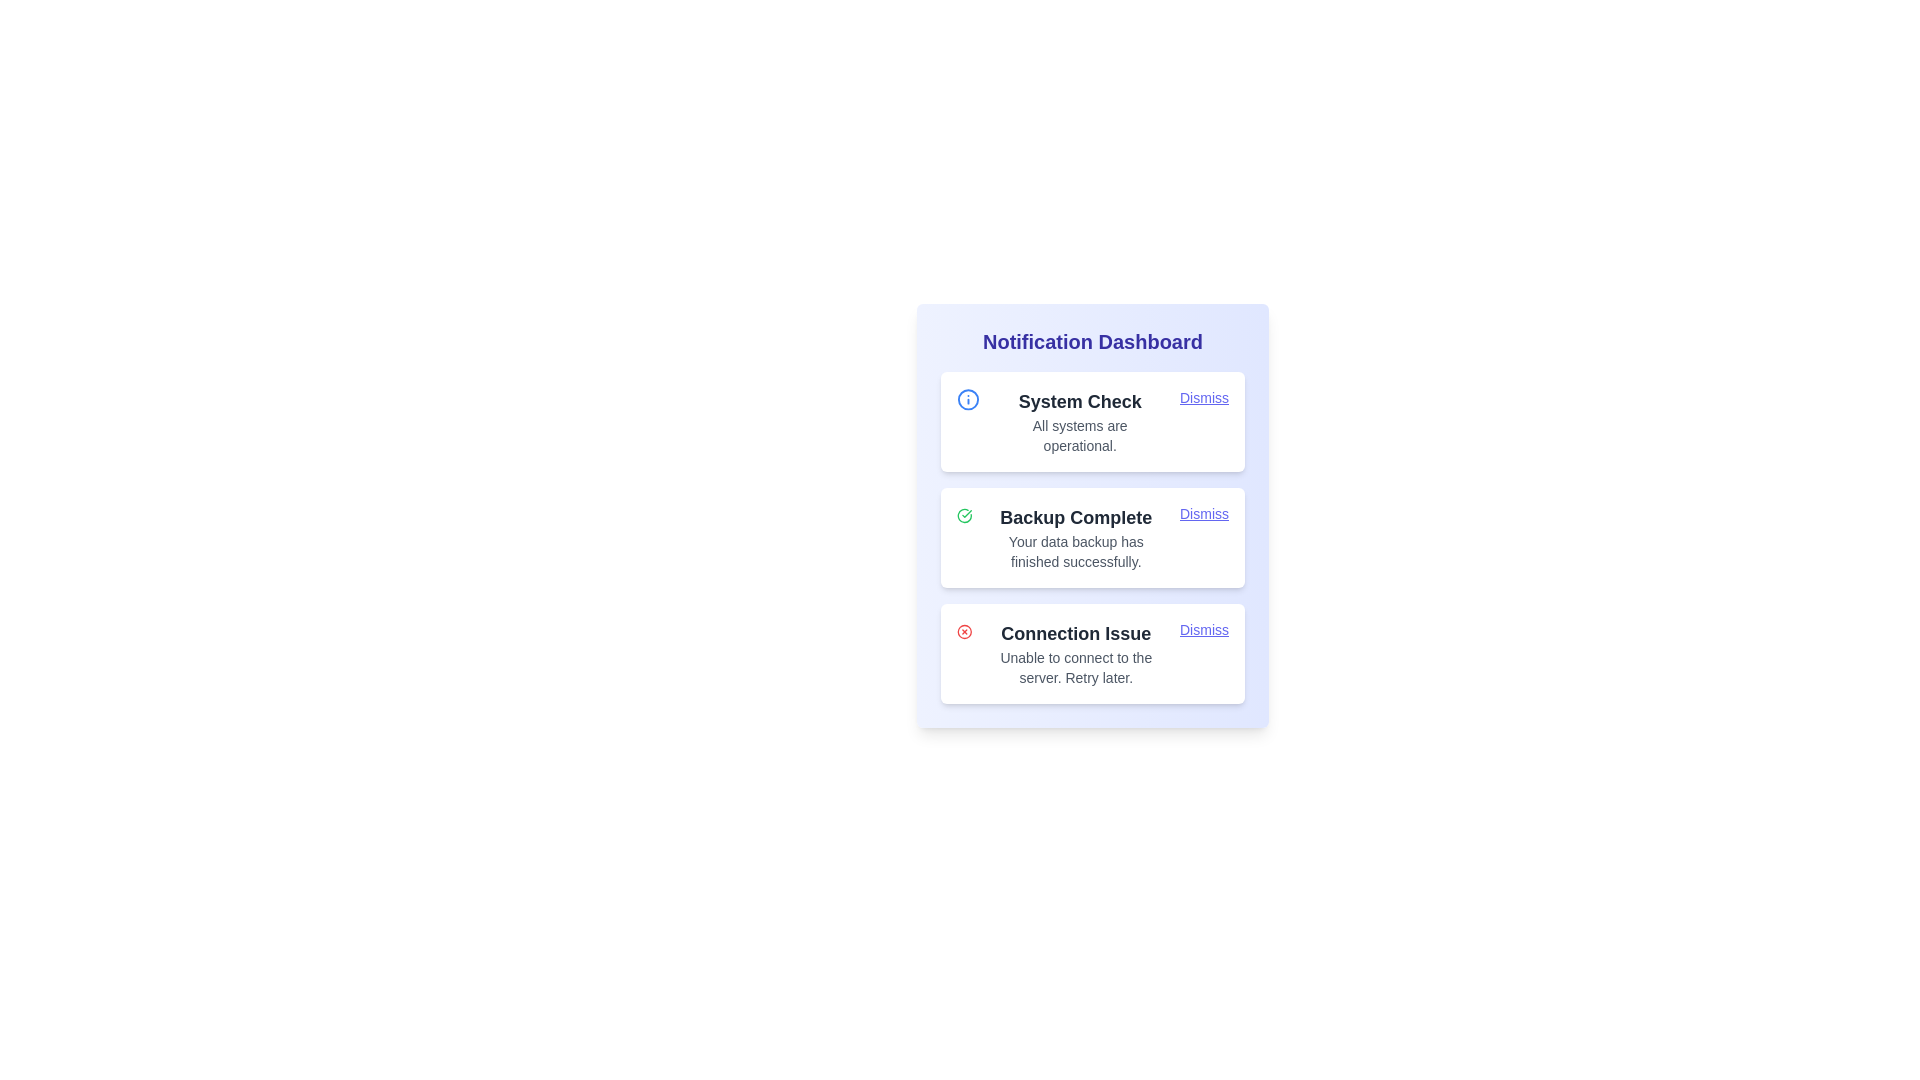  I want to click on the title text label of the third notification card, which summarizes the issue conveyed in the card, so click(1075, 633).